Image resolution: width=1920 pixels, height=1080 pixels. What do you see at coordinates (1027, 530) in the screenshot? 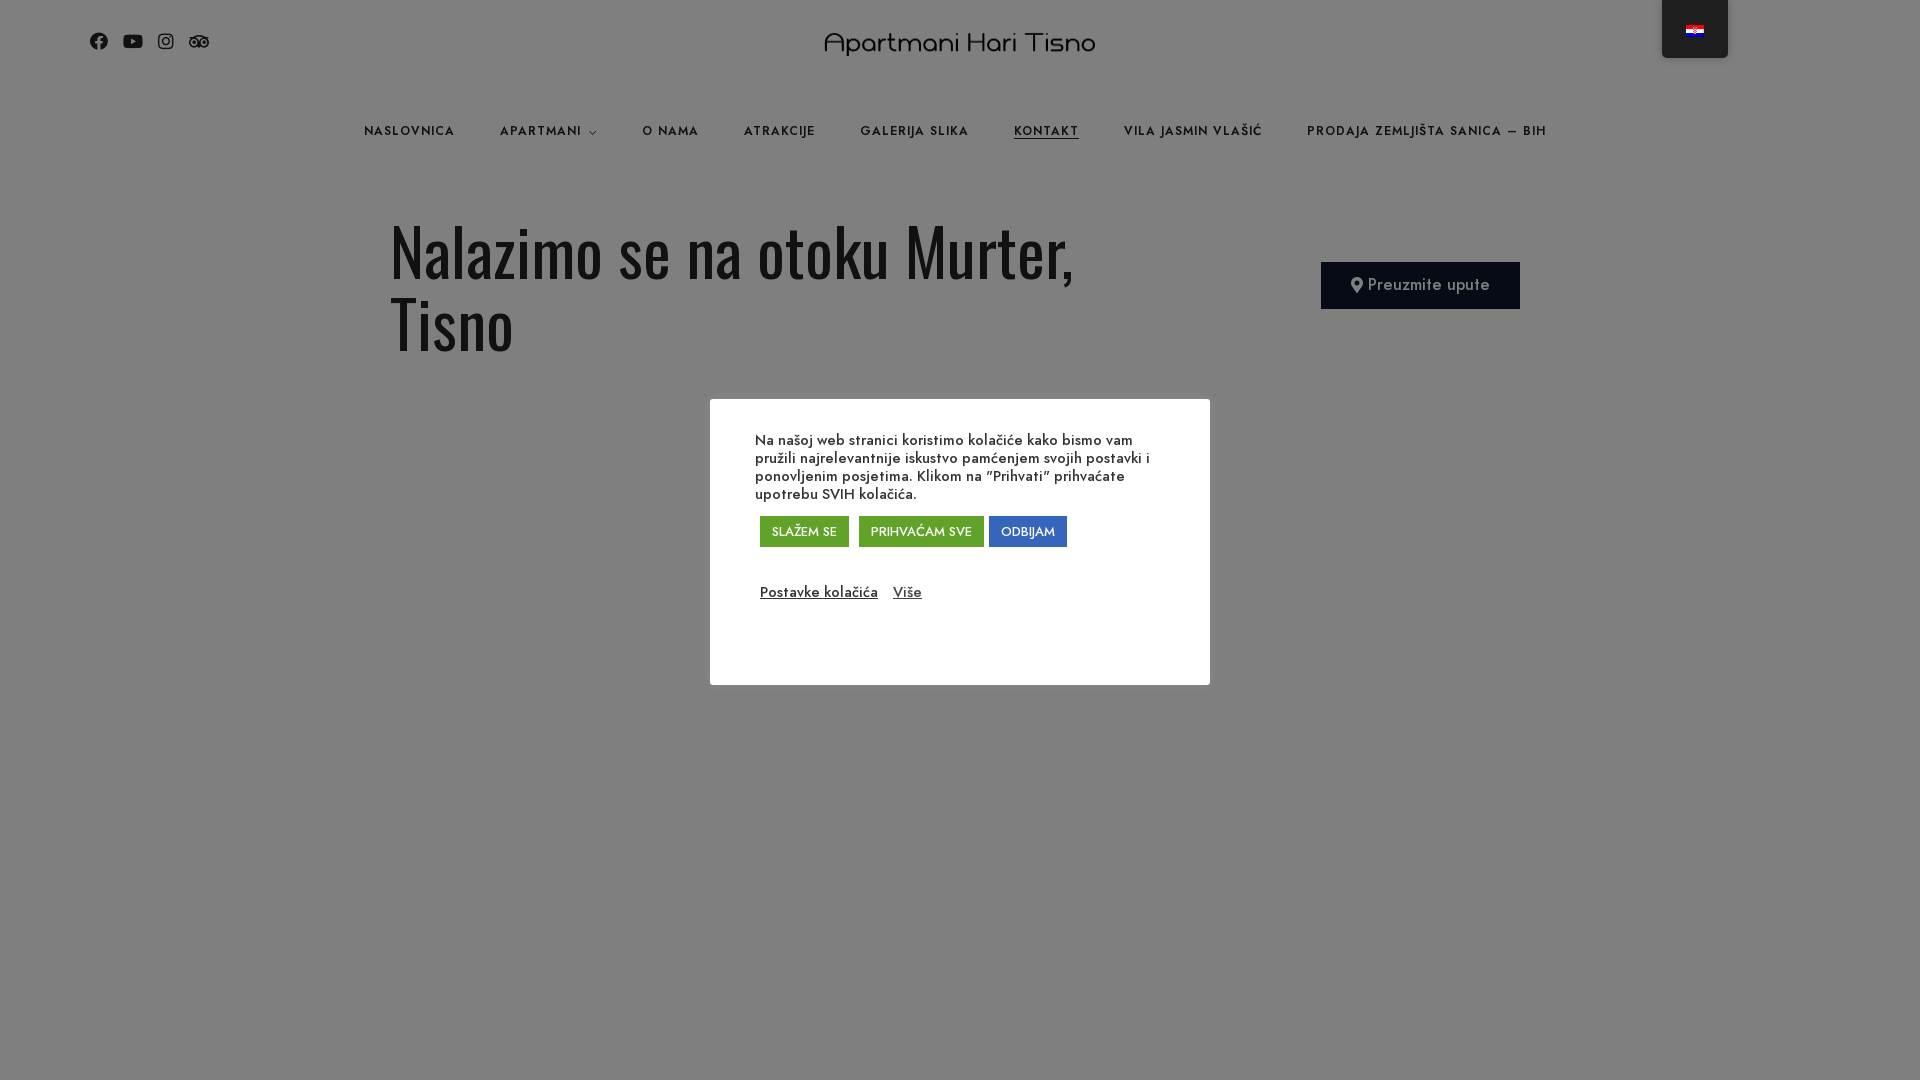
I see `'ODBIJAM'` at bounding box center [1027, 530].